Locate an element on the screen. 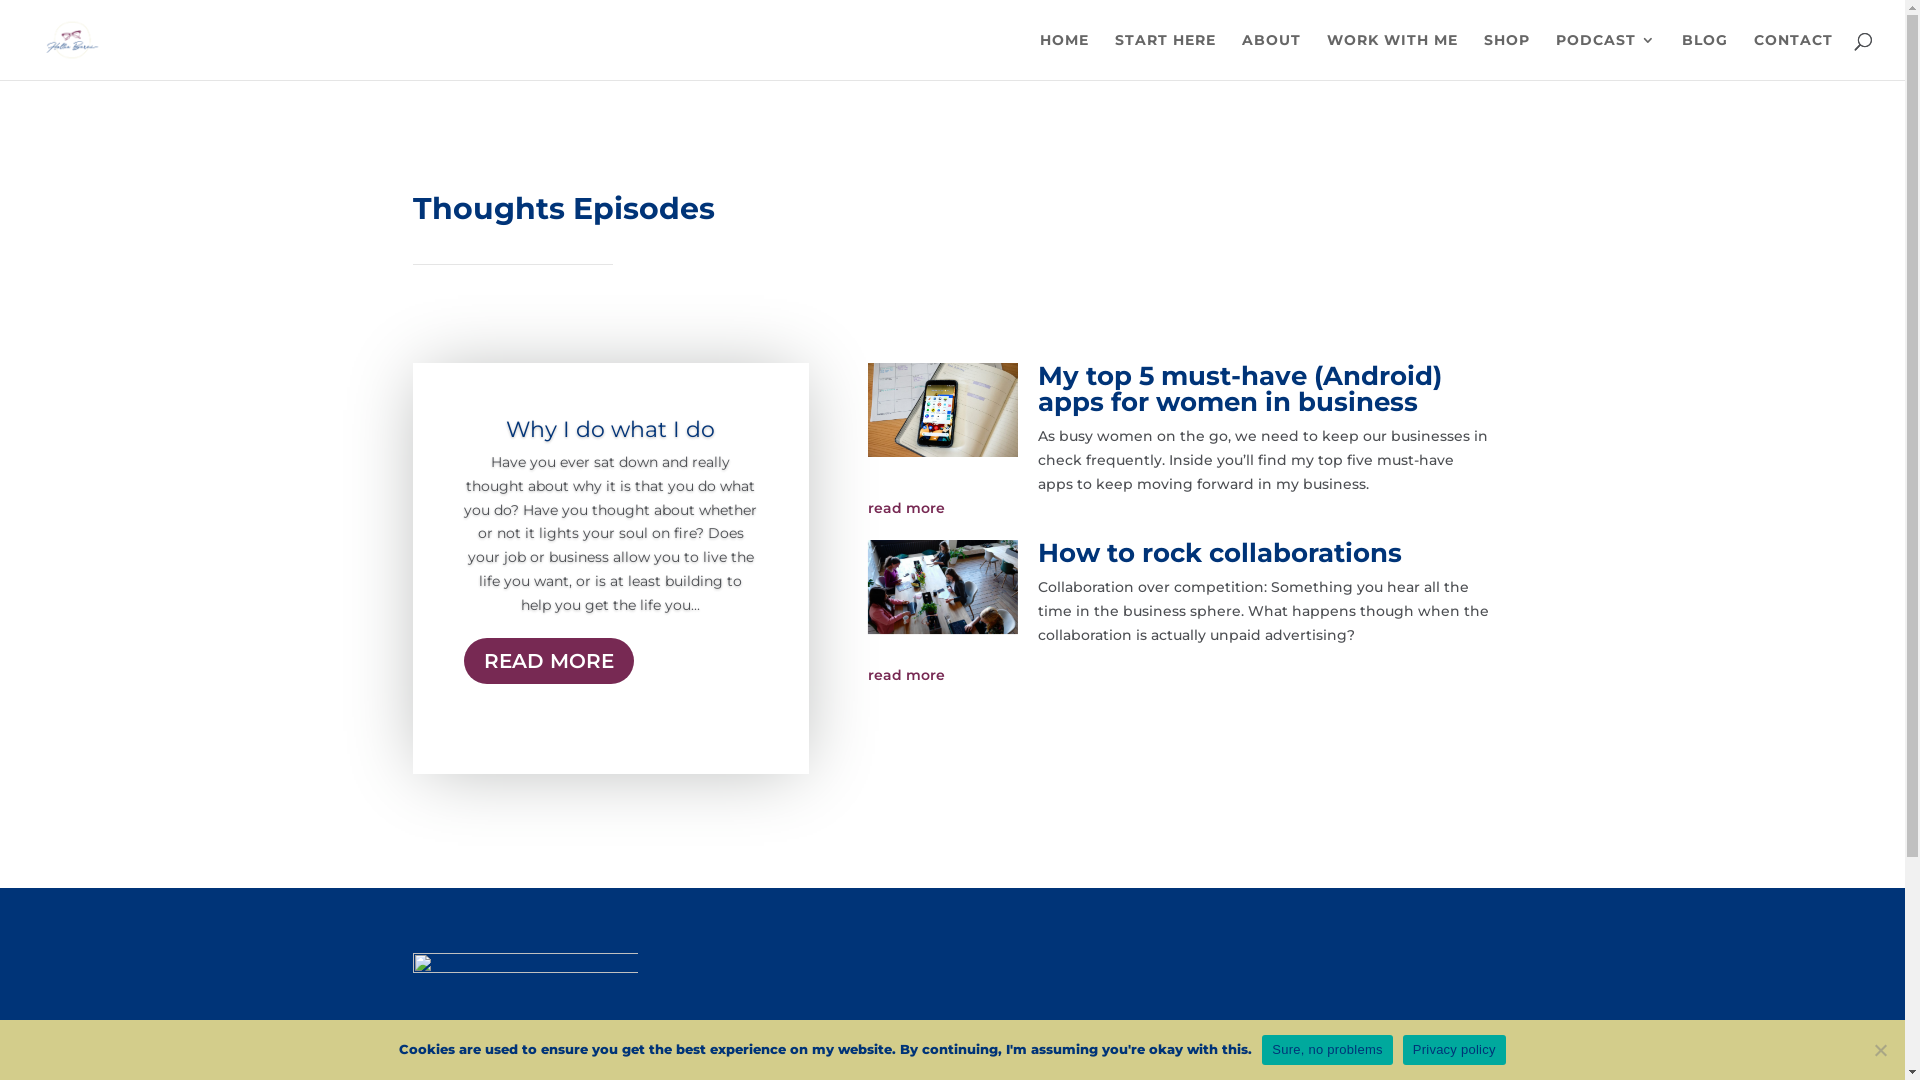 Image resolution: width=1920 pixels, height=1080 pixels. 'WORK WITH ME' is located at coordinates (1391, 55).